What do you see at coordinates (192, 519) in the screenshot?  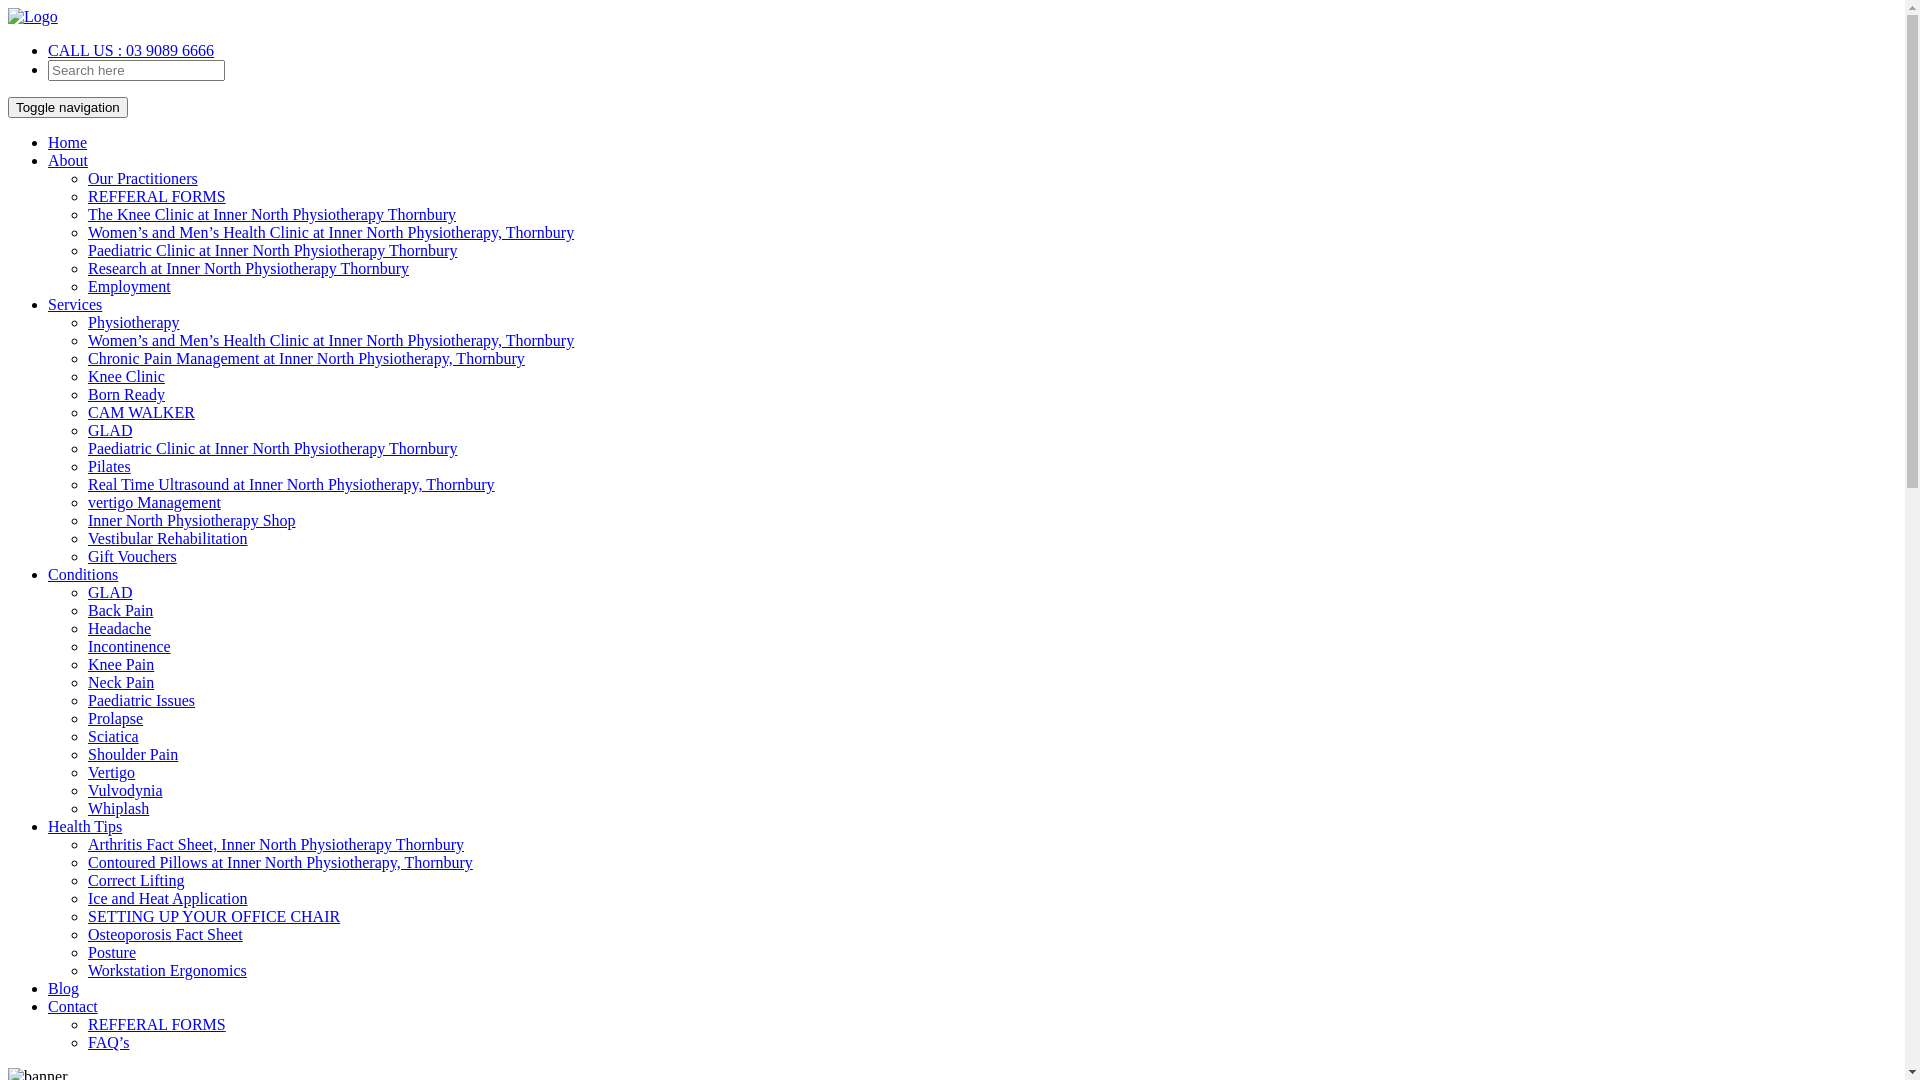 I see `'Inner North Physiotherapy Shop'` at bounding box center [192, 519].